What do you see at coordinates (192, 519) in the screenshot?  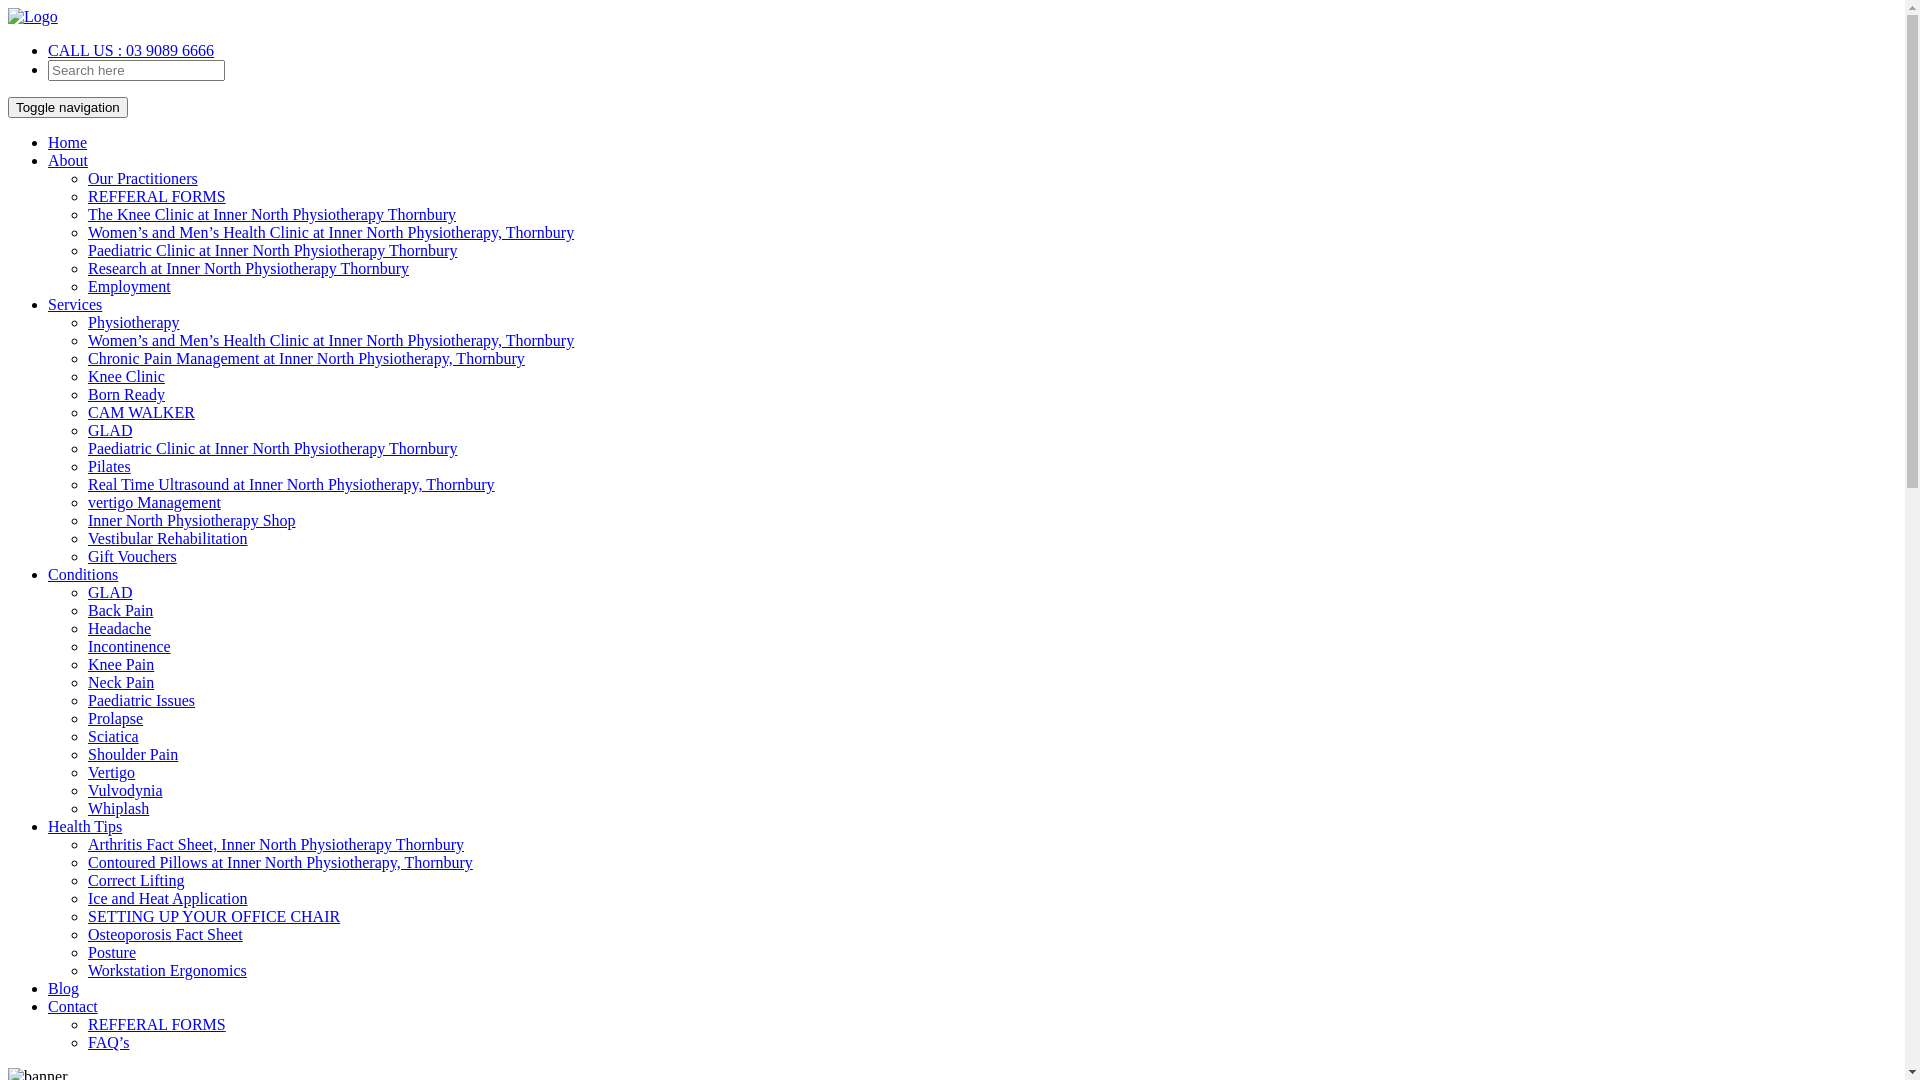 I see `'Inner North Physiotherapy Shop'` at bounding box center [192, 519].